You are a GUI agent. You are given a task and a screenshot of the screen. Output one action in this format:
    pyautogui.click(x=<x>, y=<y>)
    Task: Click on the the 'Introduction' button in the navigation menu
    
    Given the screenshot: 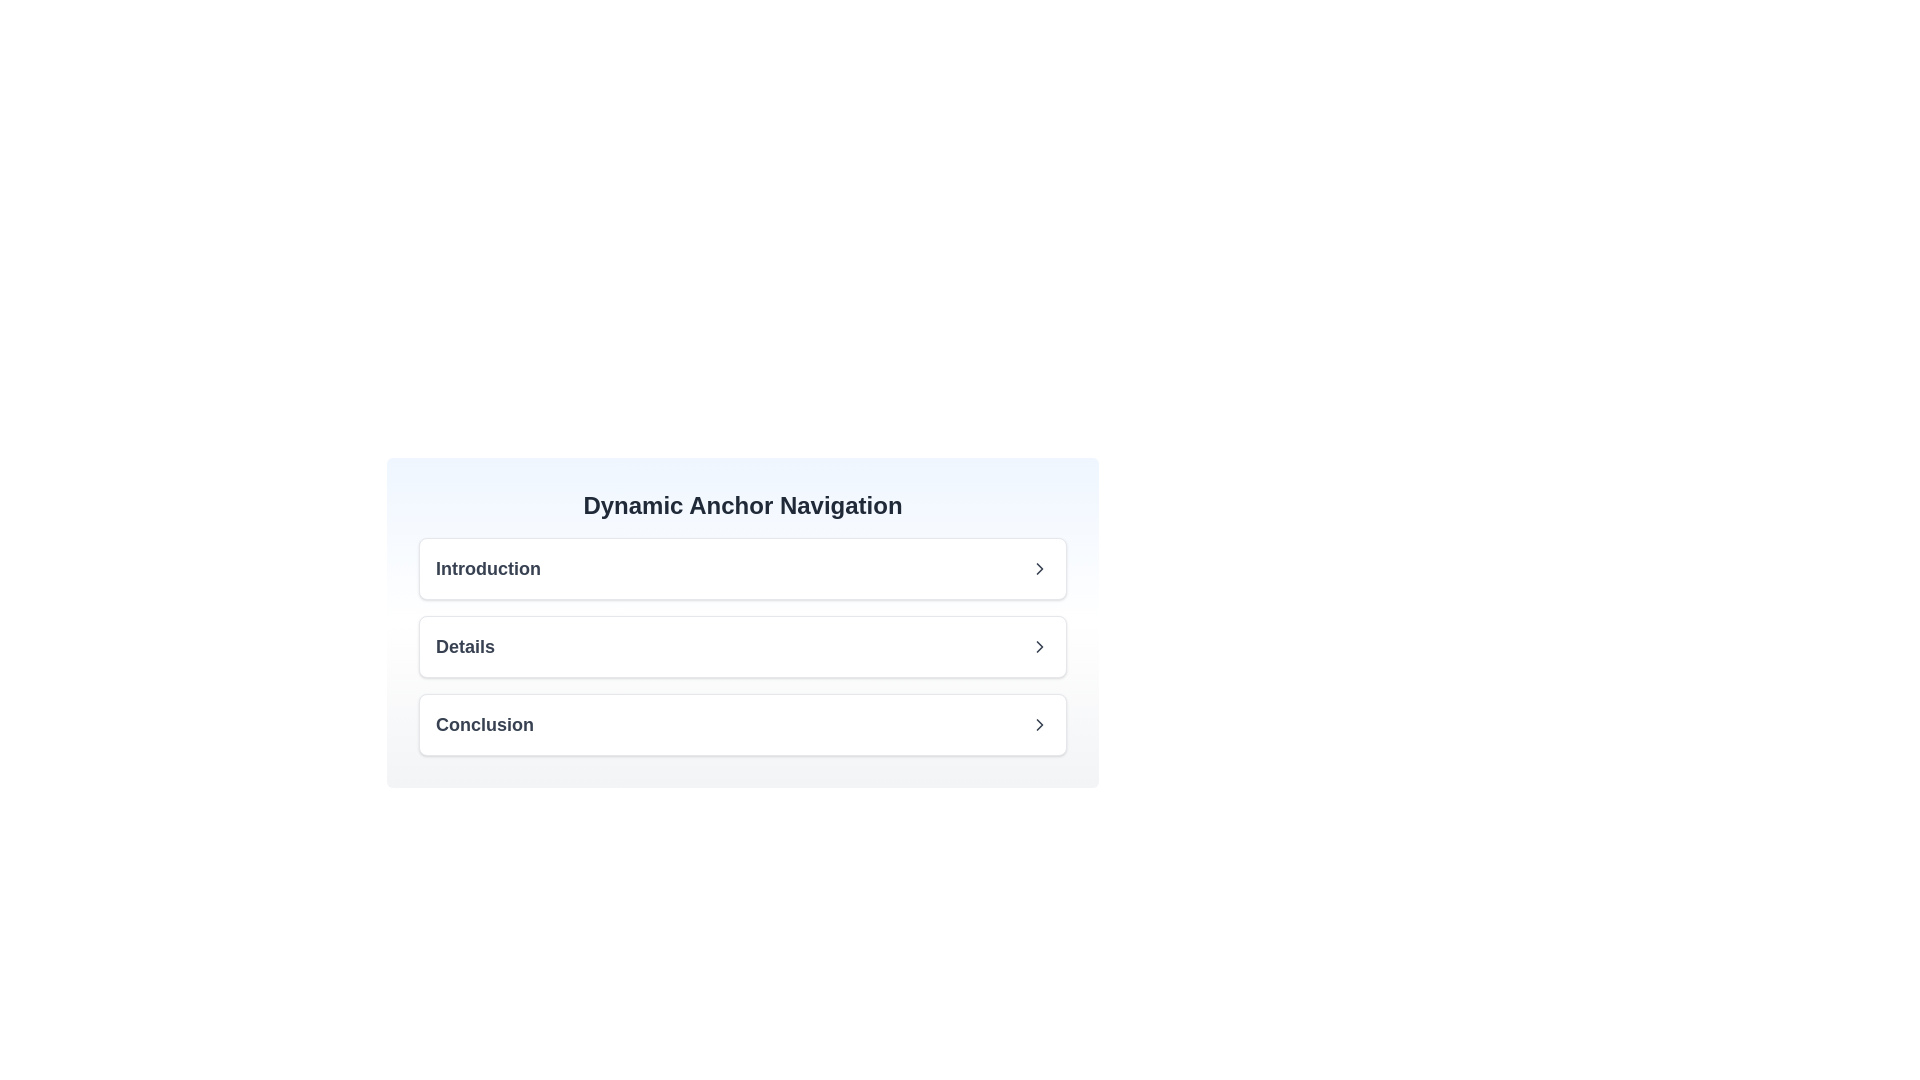 What is the action you would take?
    pyautogui.click(x=742, y=569)
    